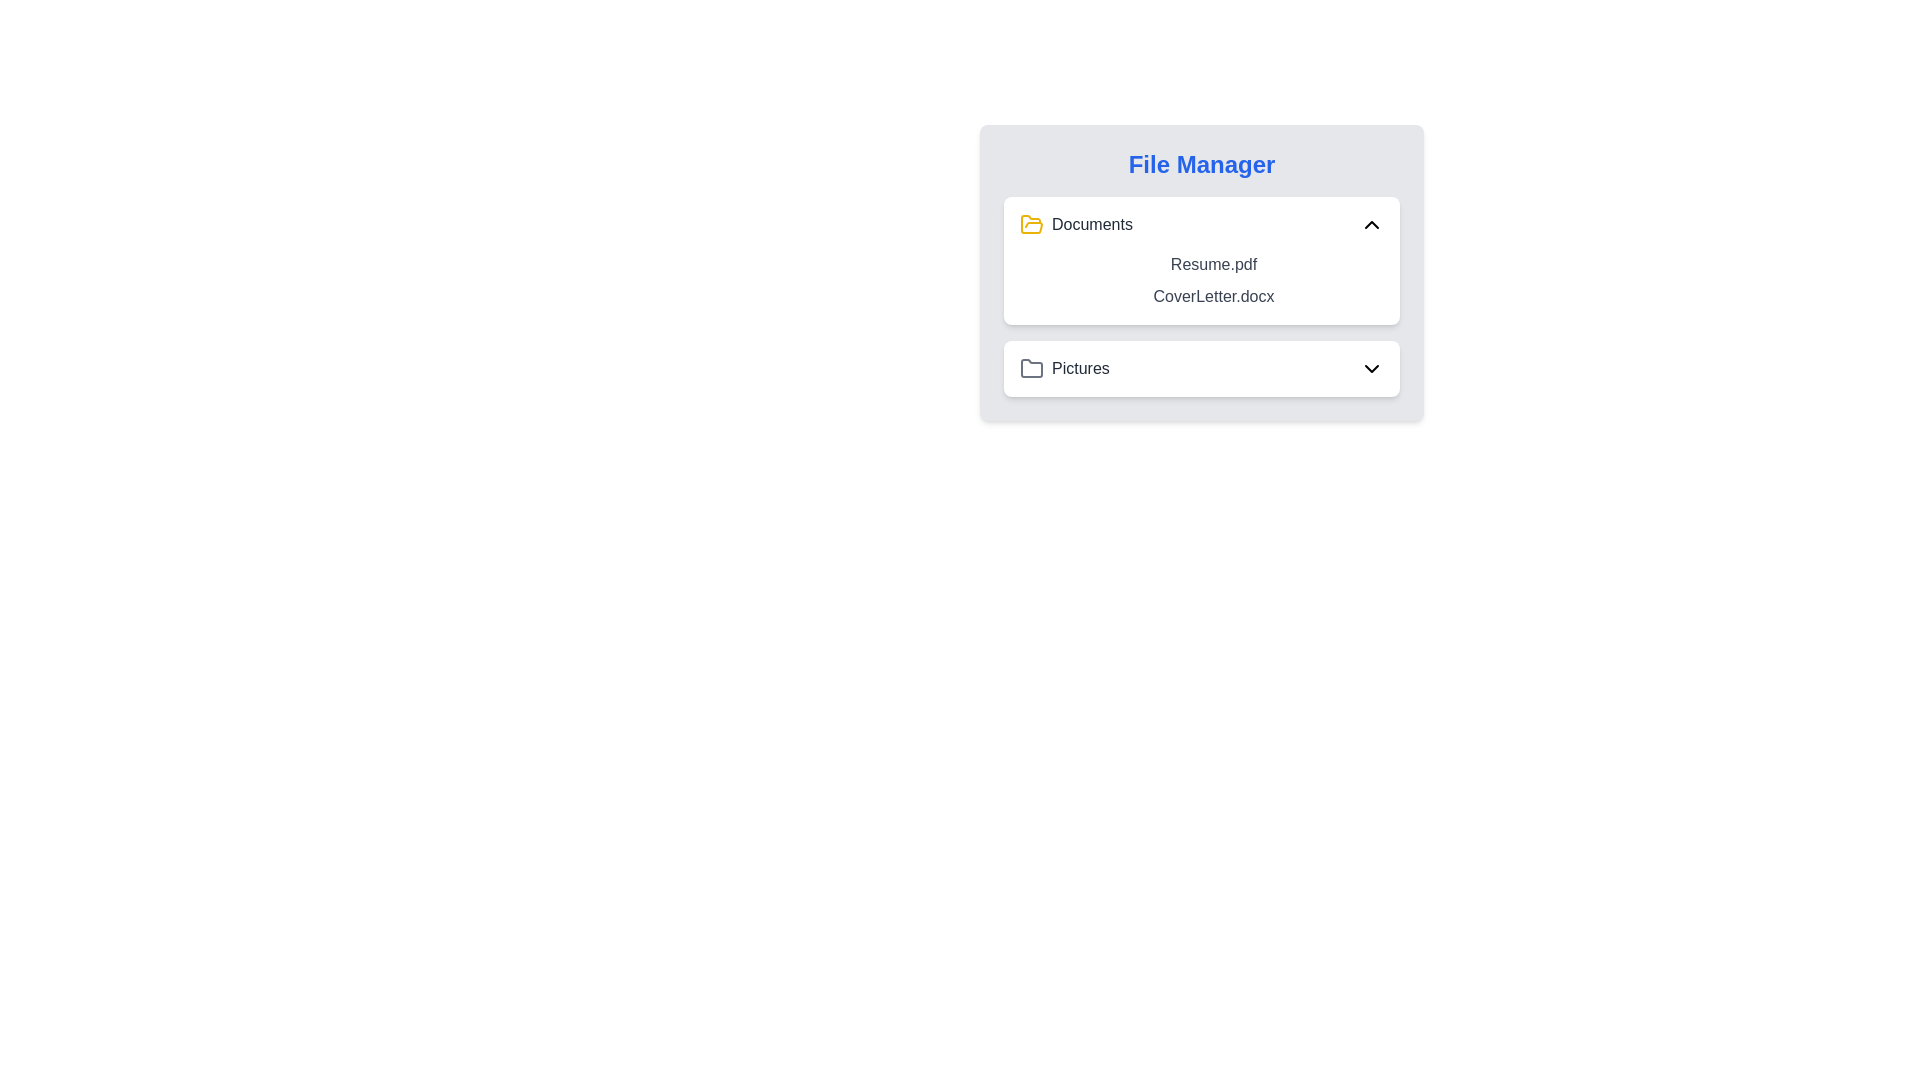  What do you see at coordinates (1200, 164) in the screenshot?
I see `the title text label at the top of the file management interface to potentially reveal tooltips` at bounding box center [1200, 164].